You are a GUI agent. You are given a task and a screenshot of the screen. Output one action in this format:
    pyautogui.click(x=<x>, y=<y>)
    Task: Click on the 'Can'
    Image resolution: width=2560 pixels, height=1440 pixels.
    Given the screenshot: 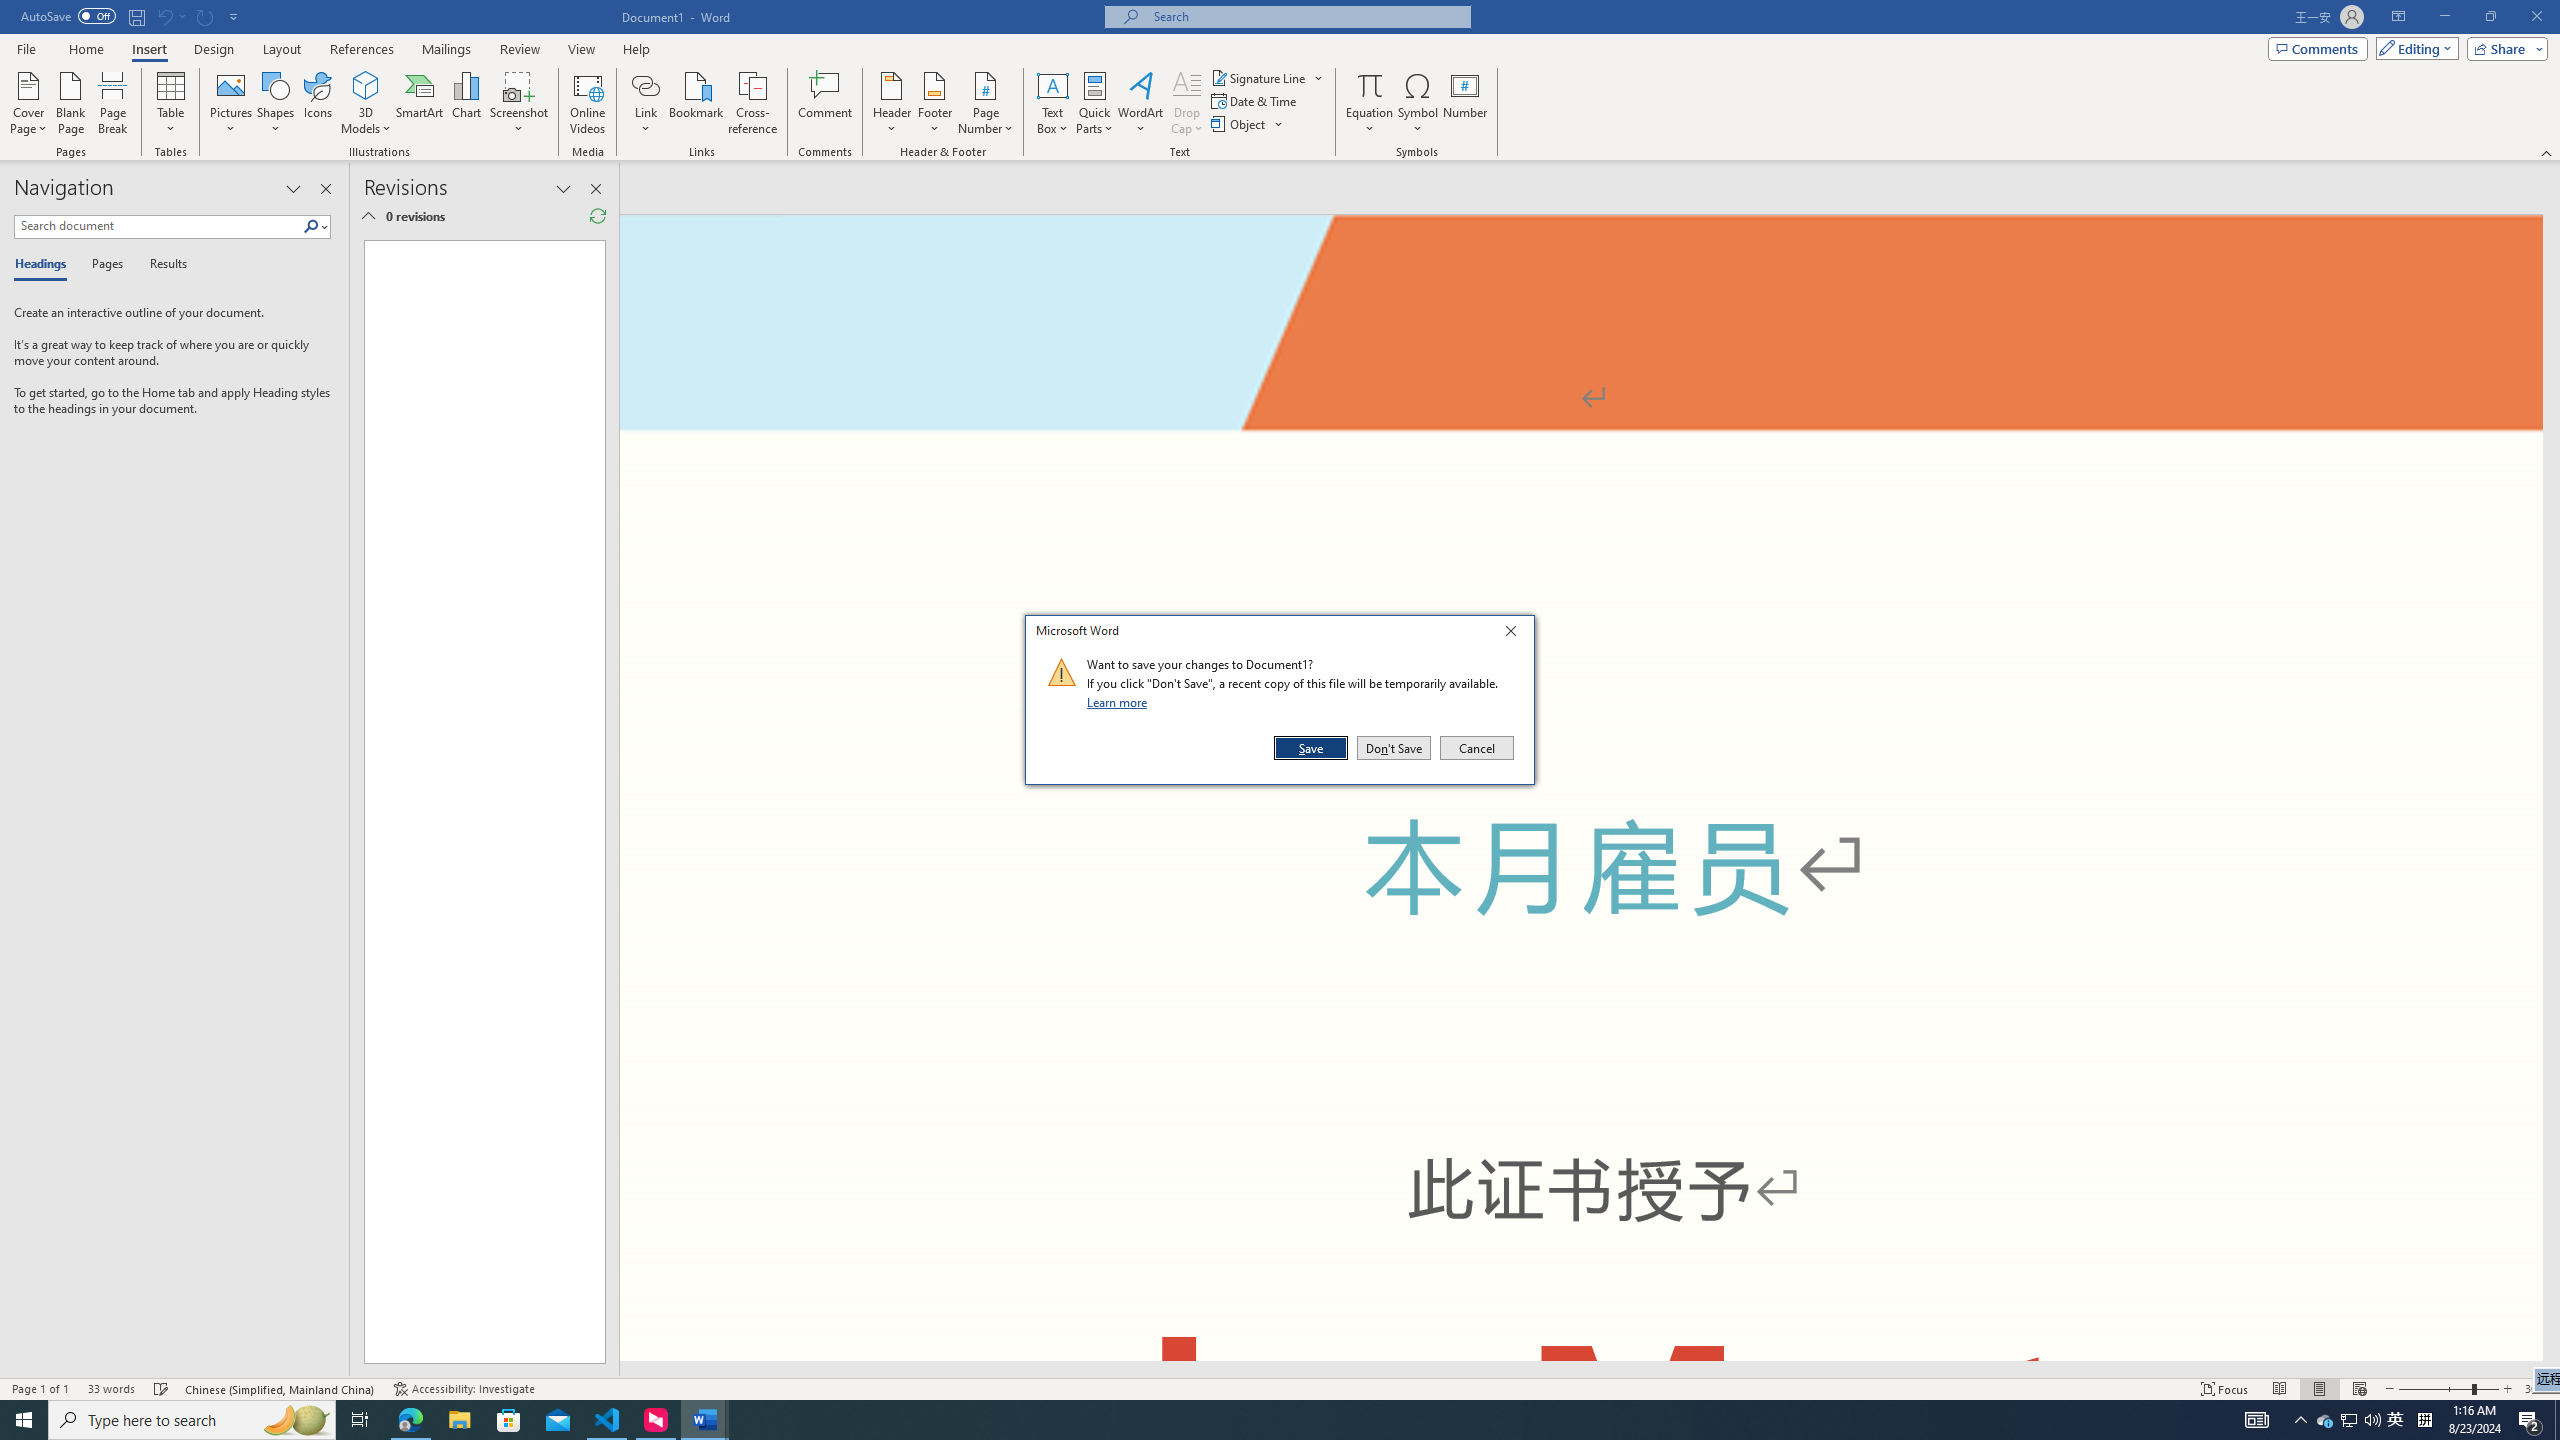 What is the action you would take?
    pyautogui.click(x=205, y=15)
    